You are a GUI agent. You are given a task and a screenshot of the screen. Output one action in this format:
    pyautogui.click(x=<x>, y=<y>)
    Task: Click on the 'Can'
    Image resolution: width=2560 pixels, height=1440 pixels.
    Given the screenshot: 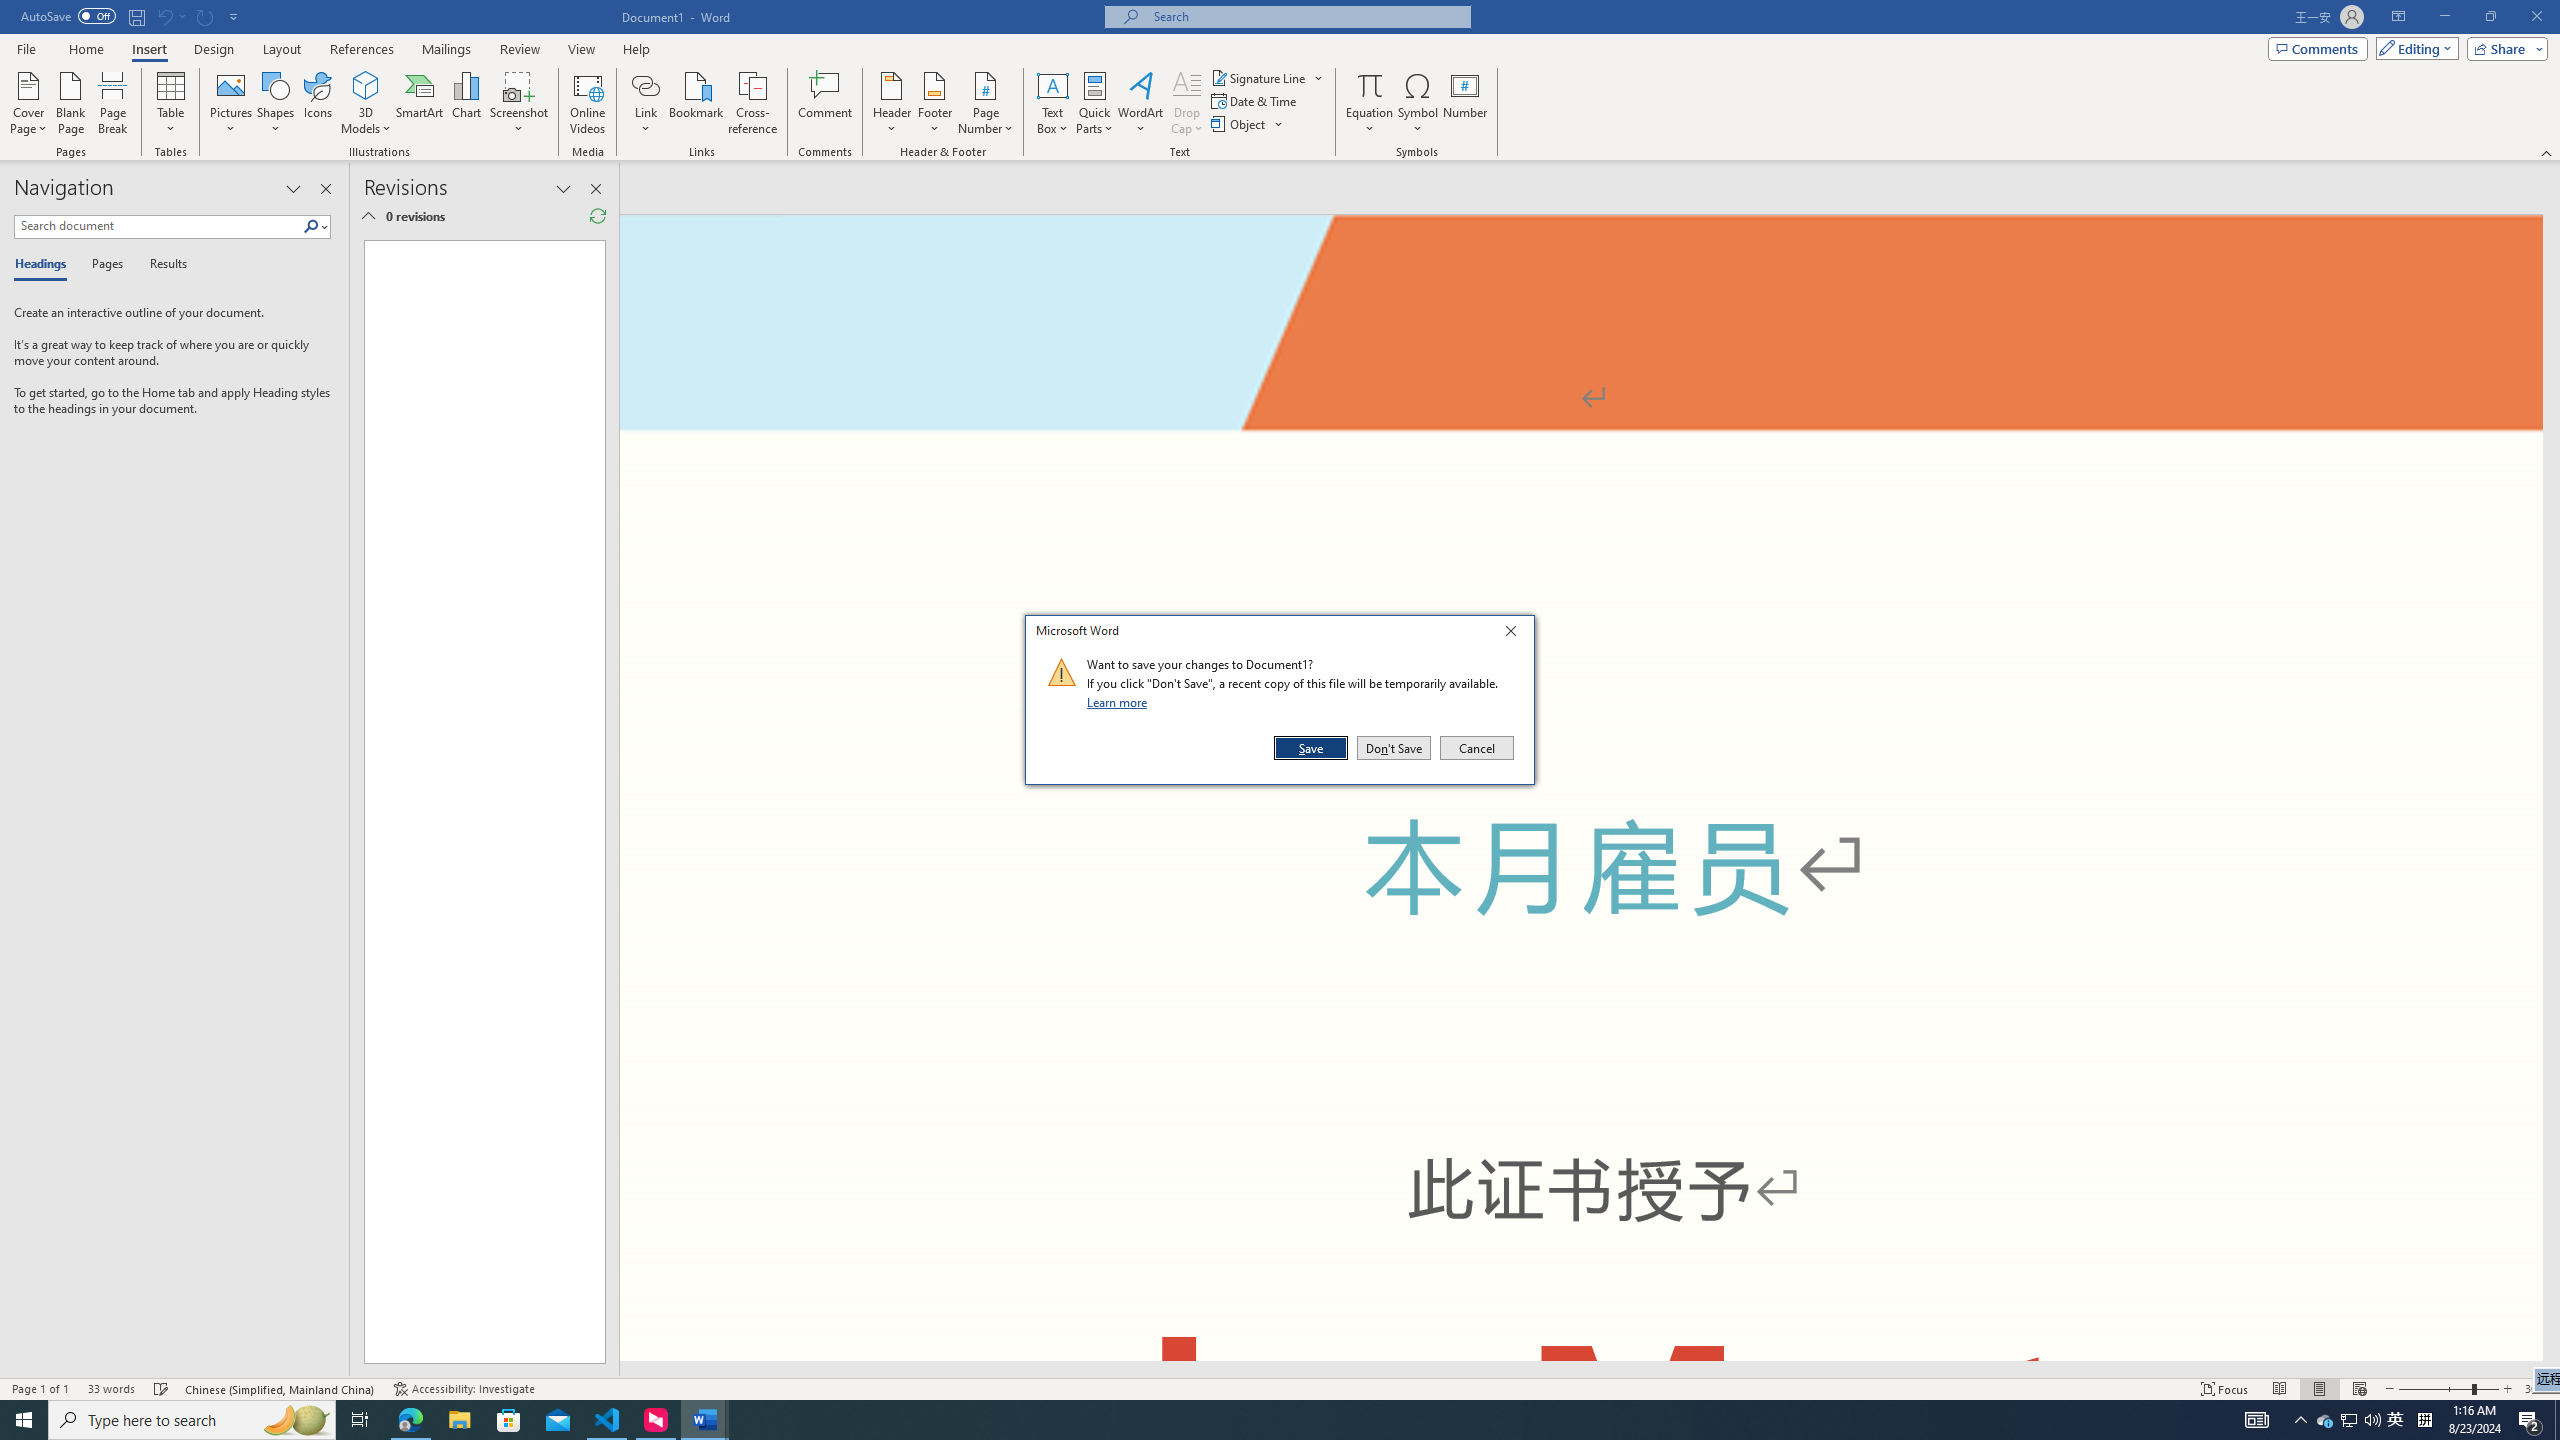 What is the action you would take?
    pyautogui.click(x=205, y=15)
    